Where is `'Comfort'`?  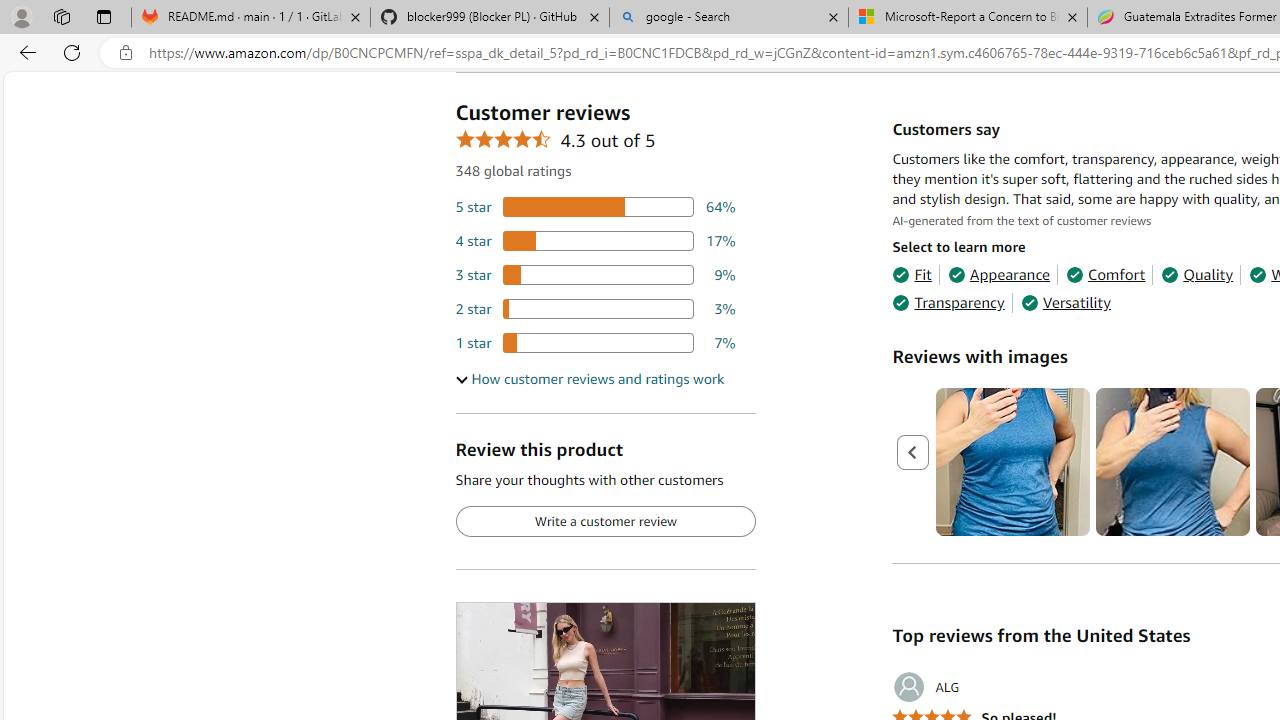 'Comfort' is located at coordinates (1104, 275).